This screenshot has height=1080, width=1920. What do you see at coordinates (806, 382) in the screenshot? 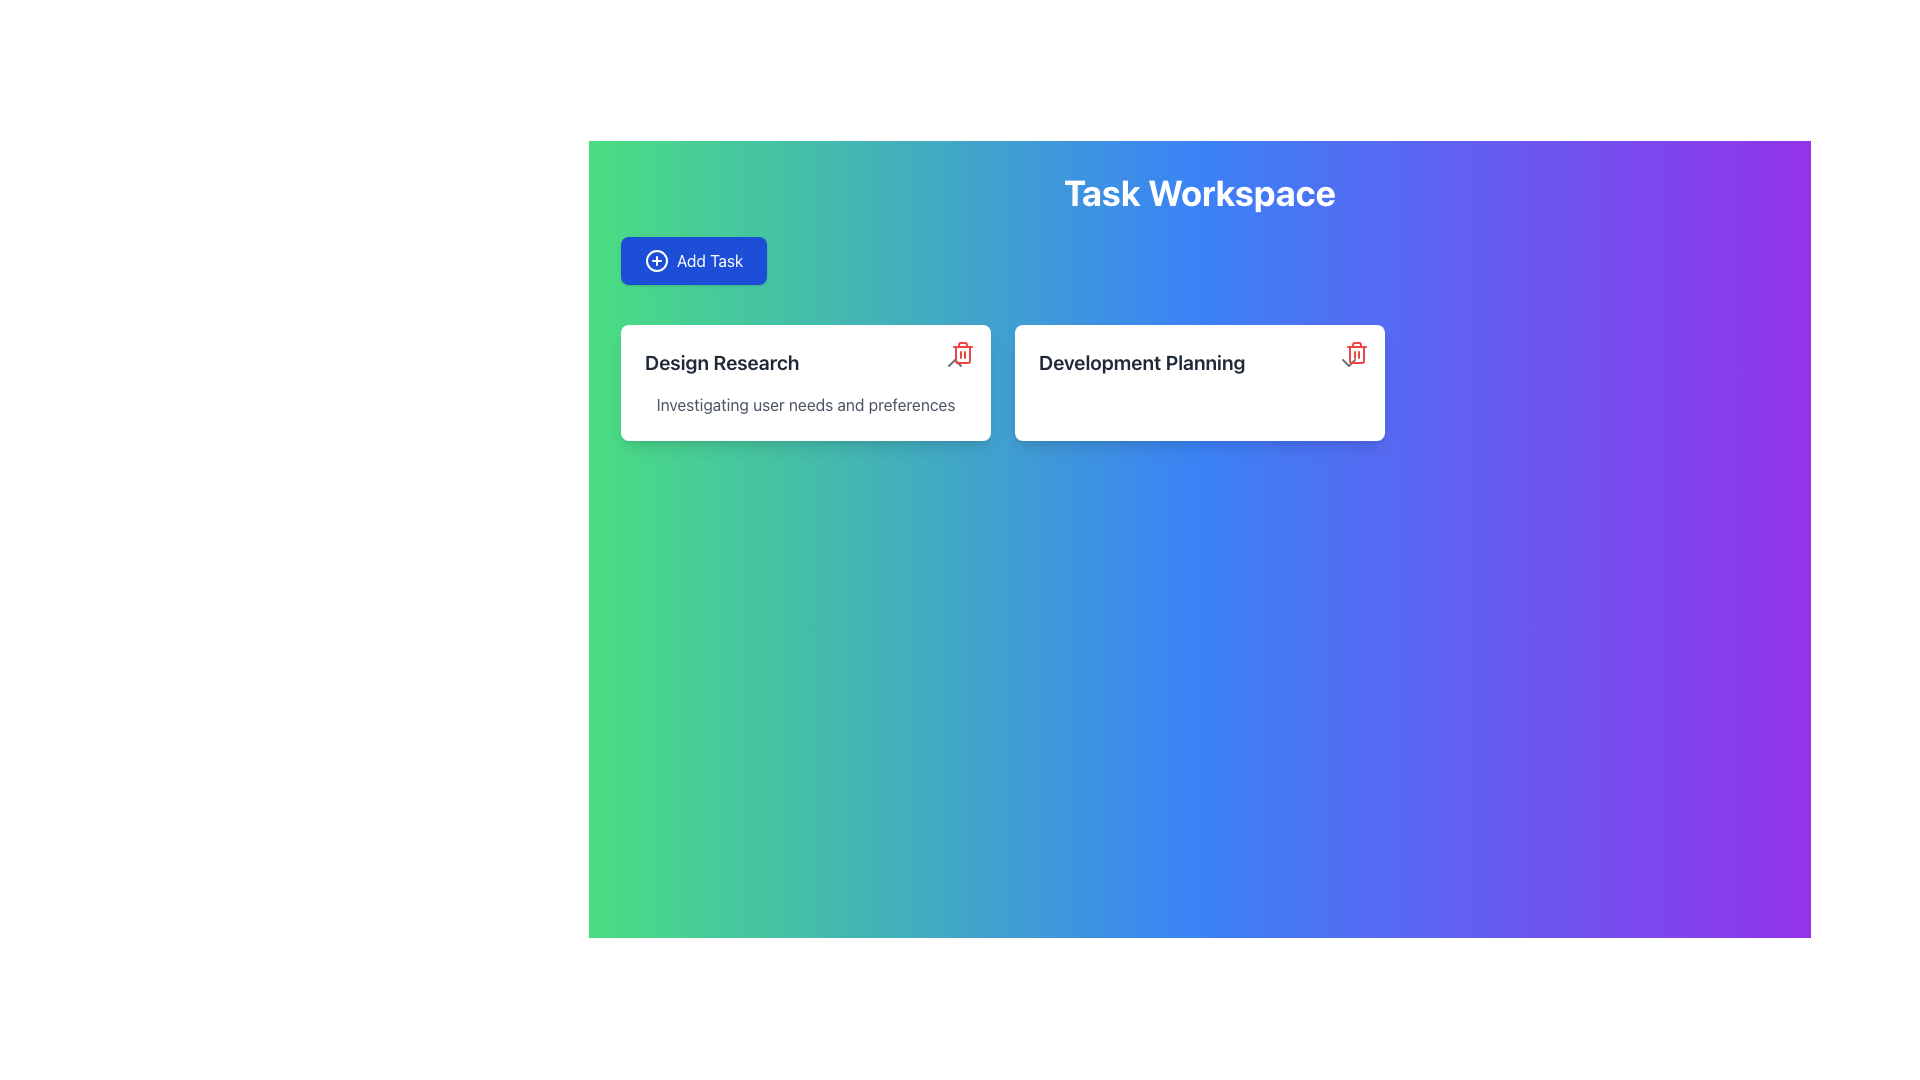
I see `the title 'Design Research' on the first card` at bounding box center [806, 382].